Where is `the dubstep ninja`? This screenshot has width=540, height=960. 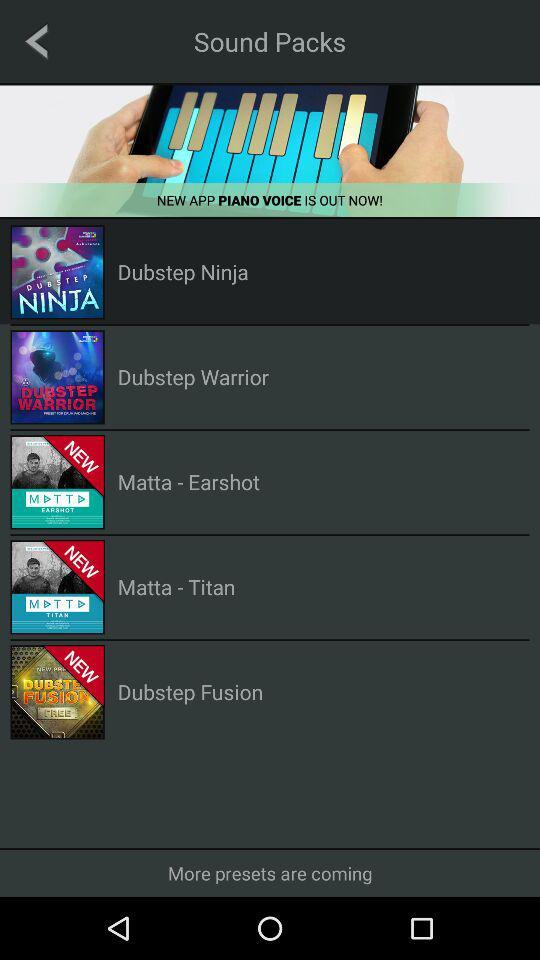 the dubstep ninja is located at coordinates (183, 270).